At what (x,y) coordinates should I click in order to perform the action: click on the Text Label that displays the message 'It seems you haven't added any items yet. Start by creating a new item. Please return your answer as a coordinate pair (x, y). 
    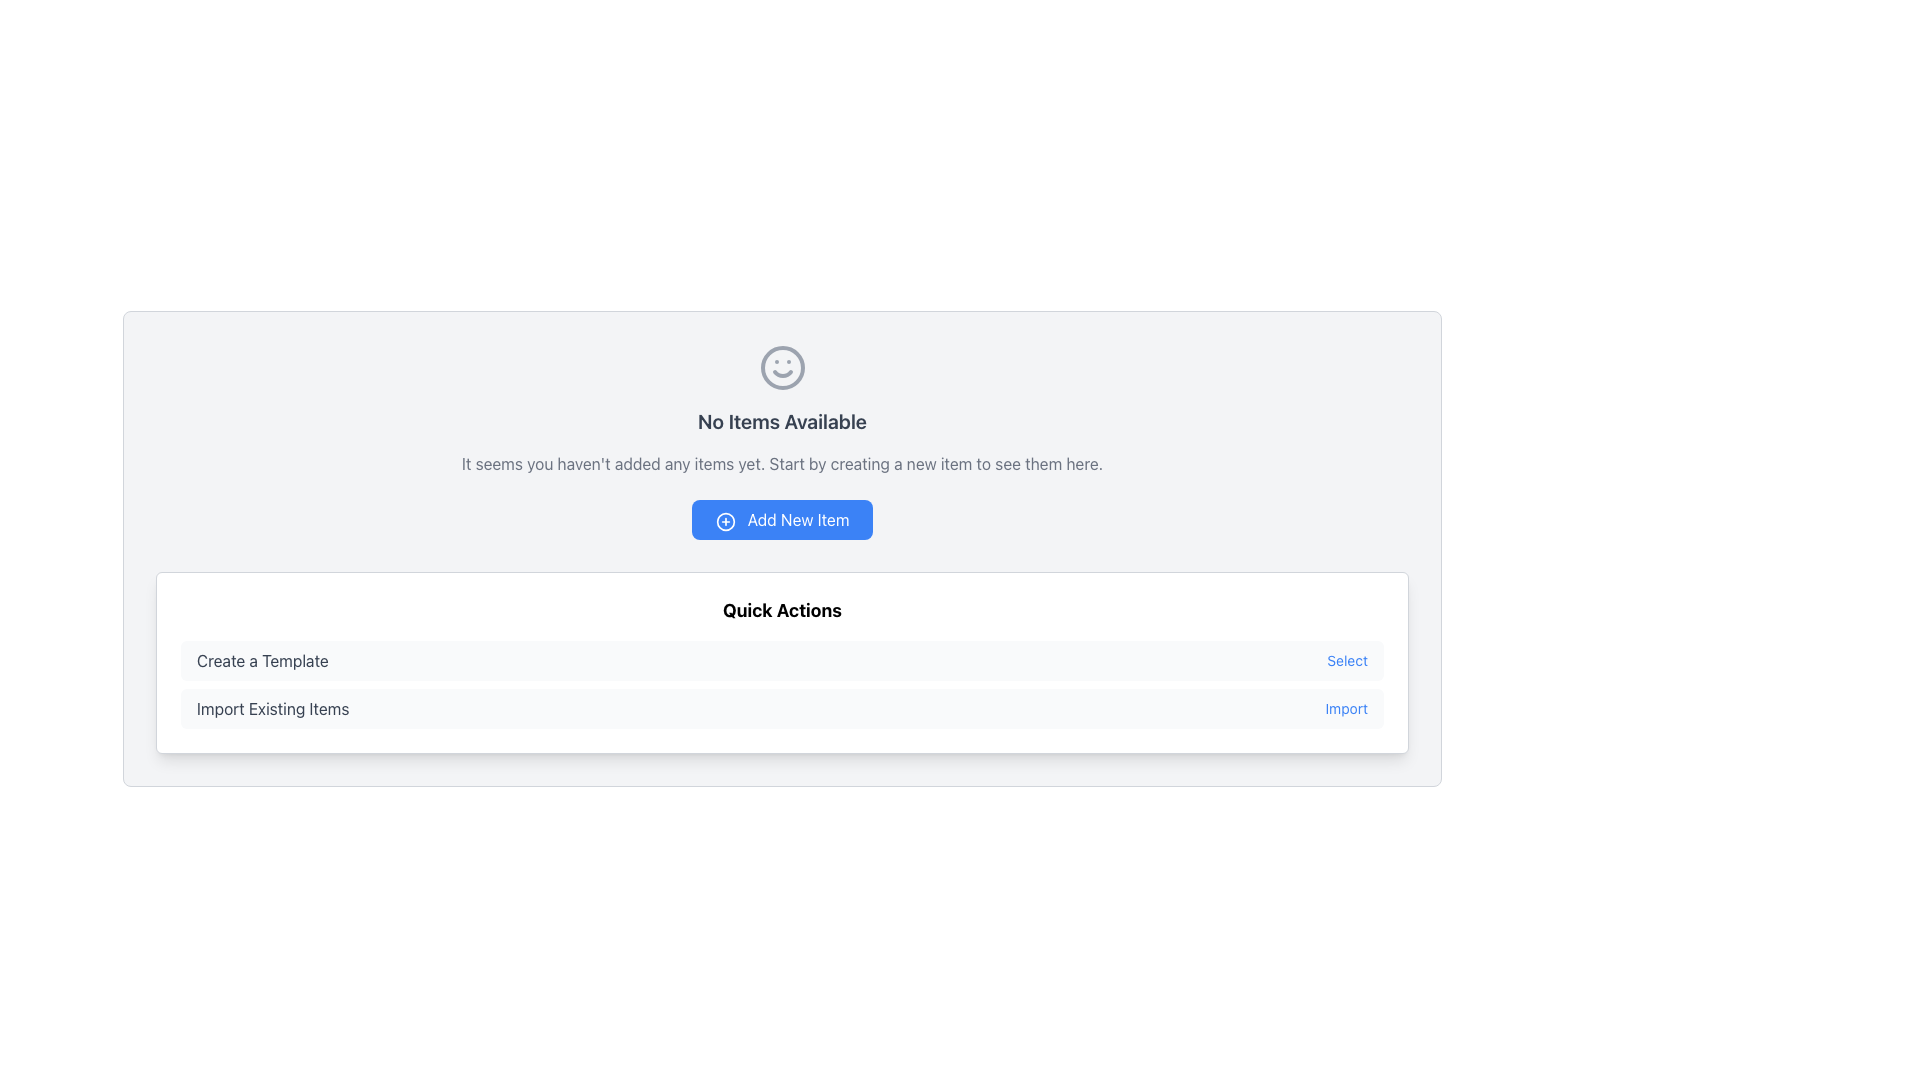
    Looking at the image, I should click on (781, 463).